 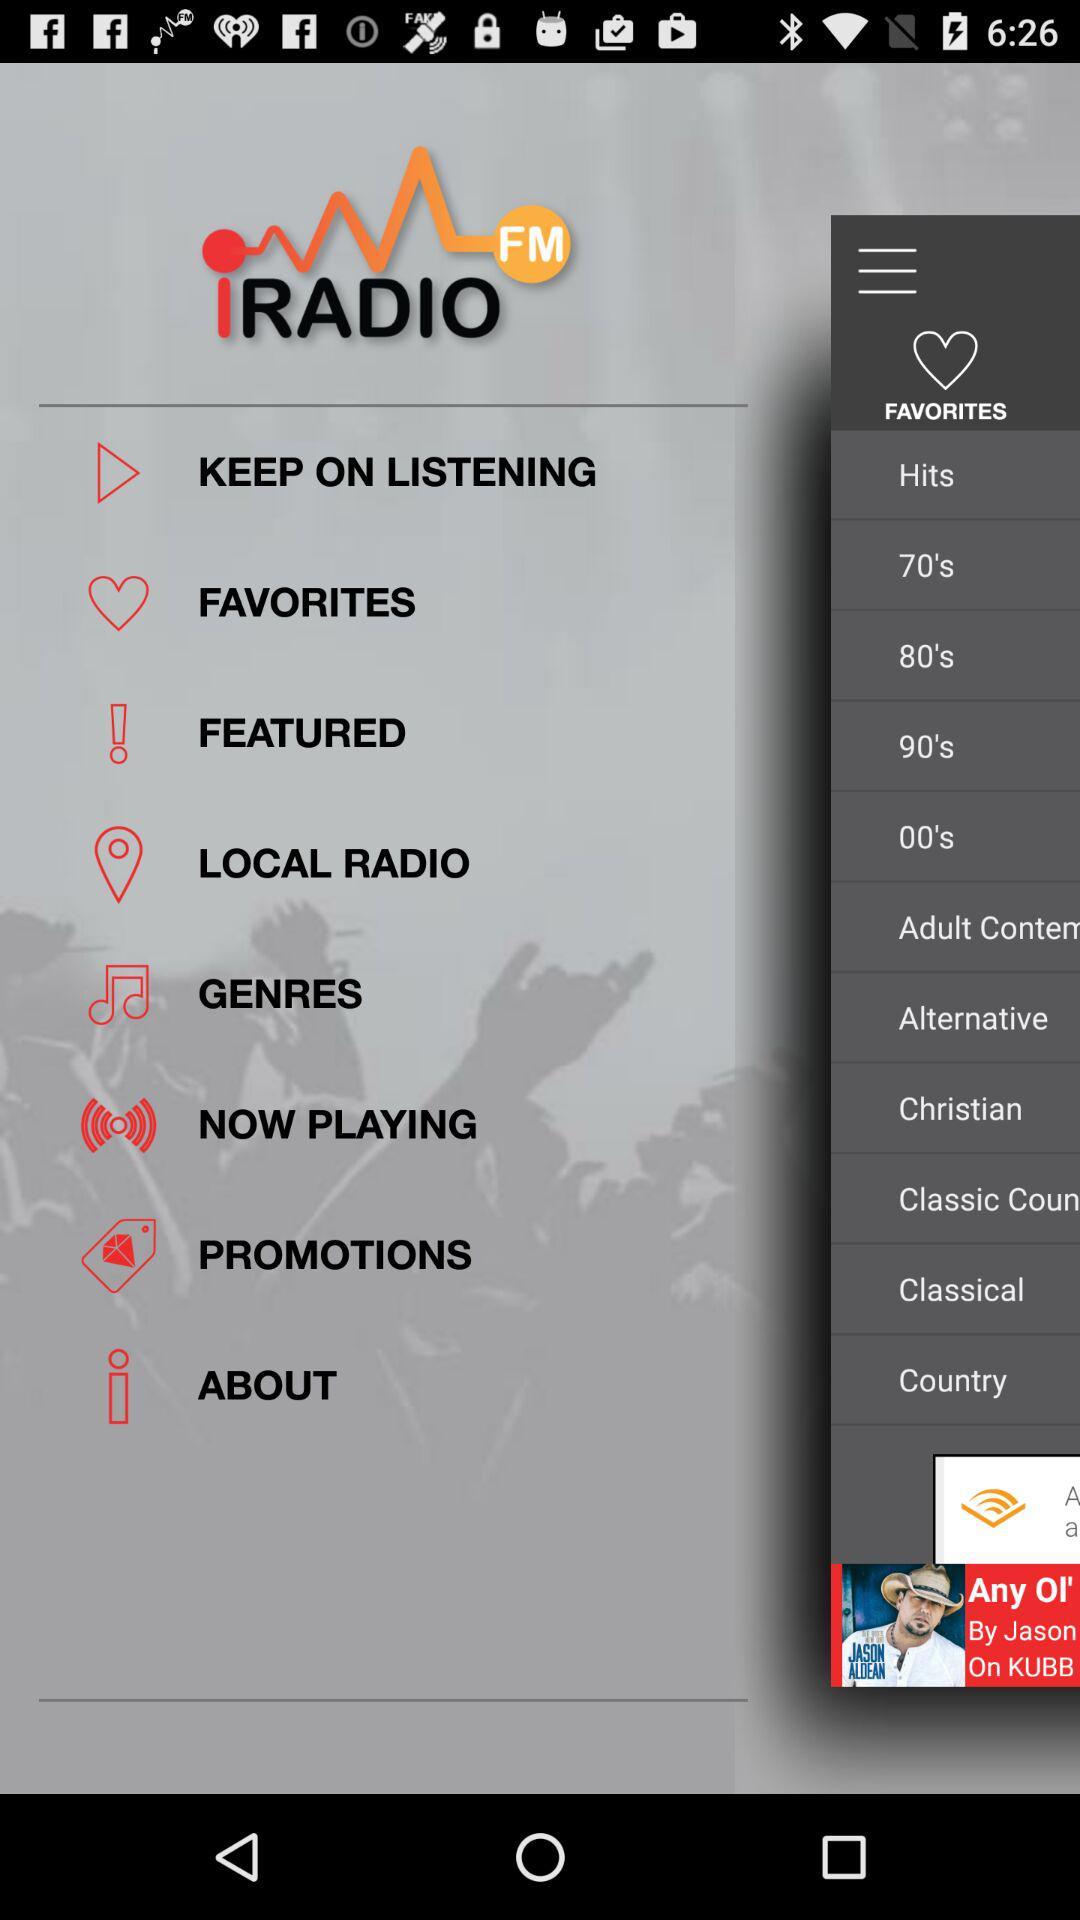 I want to click on icon below the 00's app, so click(x=982, y=925).